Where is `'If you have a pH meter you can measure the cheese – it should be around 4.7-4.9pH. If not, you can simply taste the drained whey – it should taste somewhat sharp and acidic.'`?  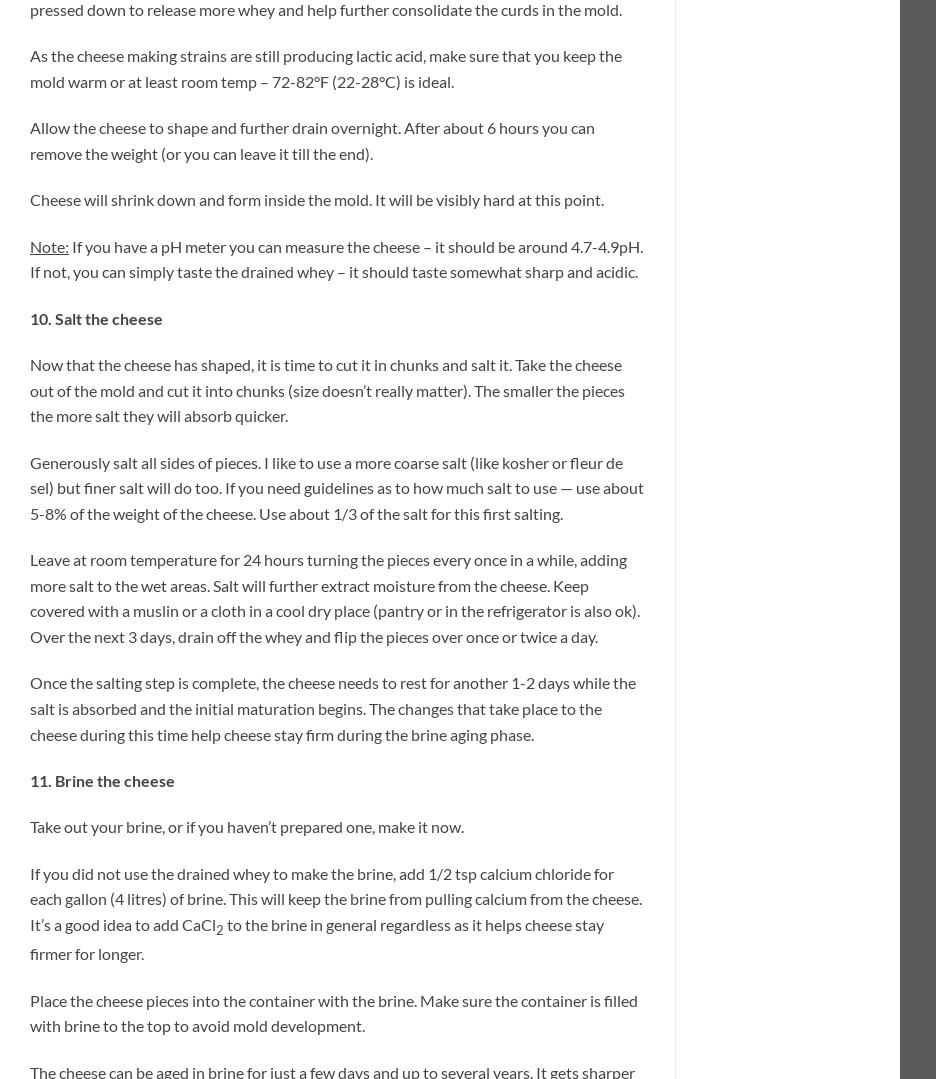 'If you have a pH meter you can measure the cheese – it should be around 4.7-4.9pH. If not, you can simply taste the drained whey – it should taste somewhat sharp and acidic.' is located at coordinates (335, 258).